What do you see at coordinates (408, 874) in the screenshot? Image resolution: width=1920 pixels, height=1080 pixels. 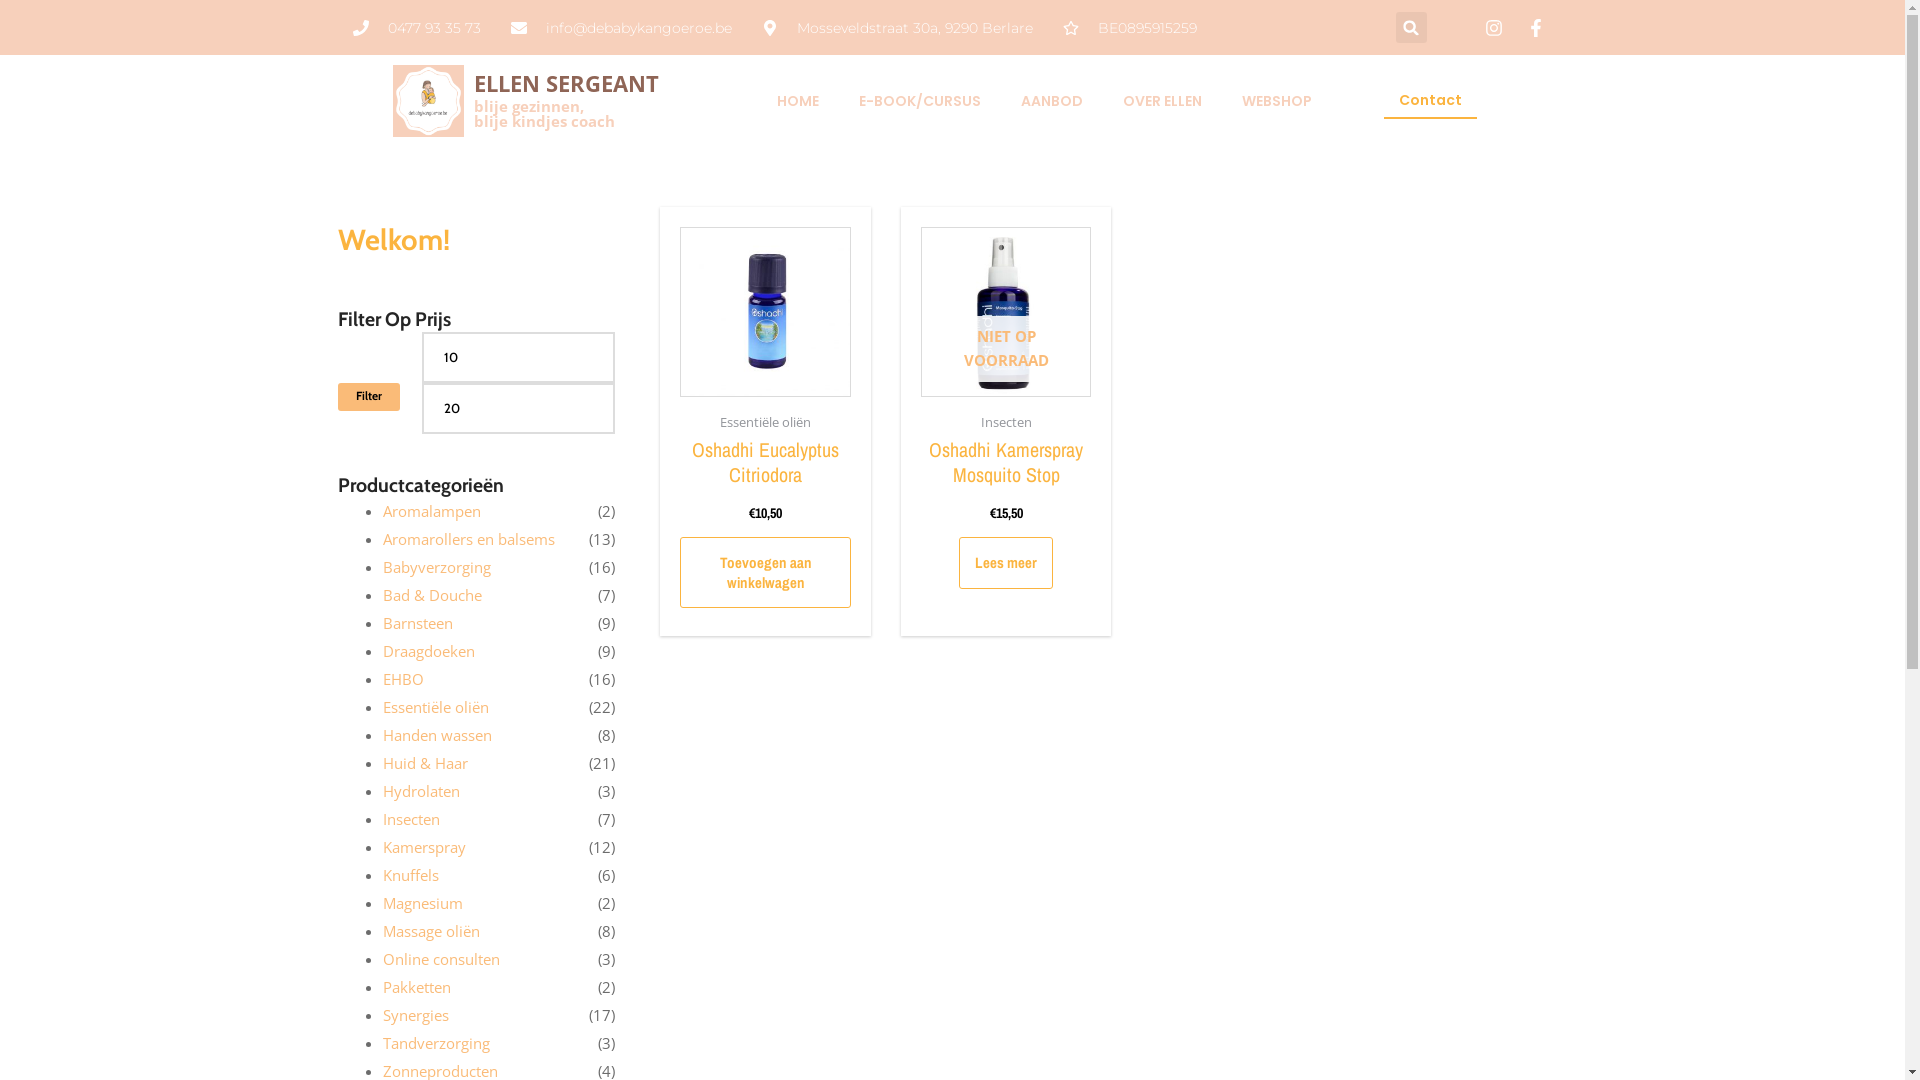 I see `'Knuffels'` at bounding box center [408, 874].